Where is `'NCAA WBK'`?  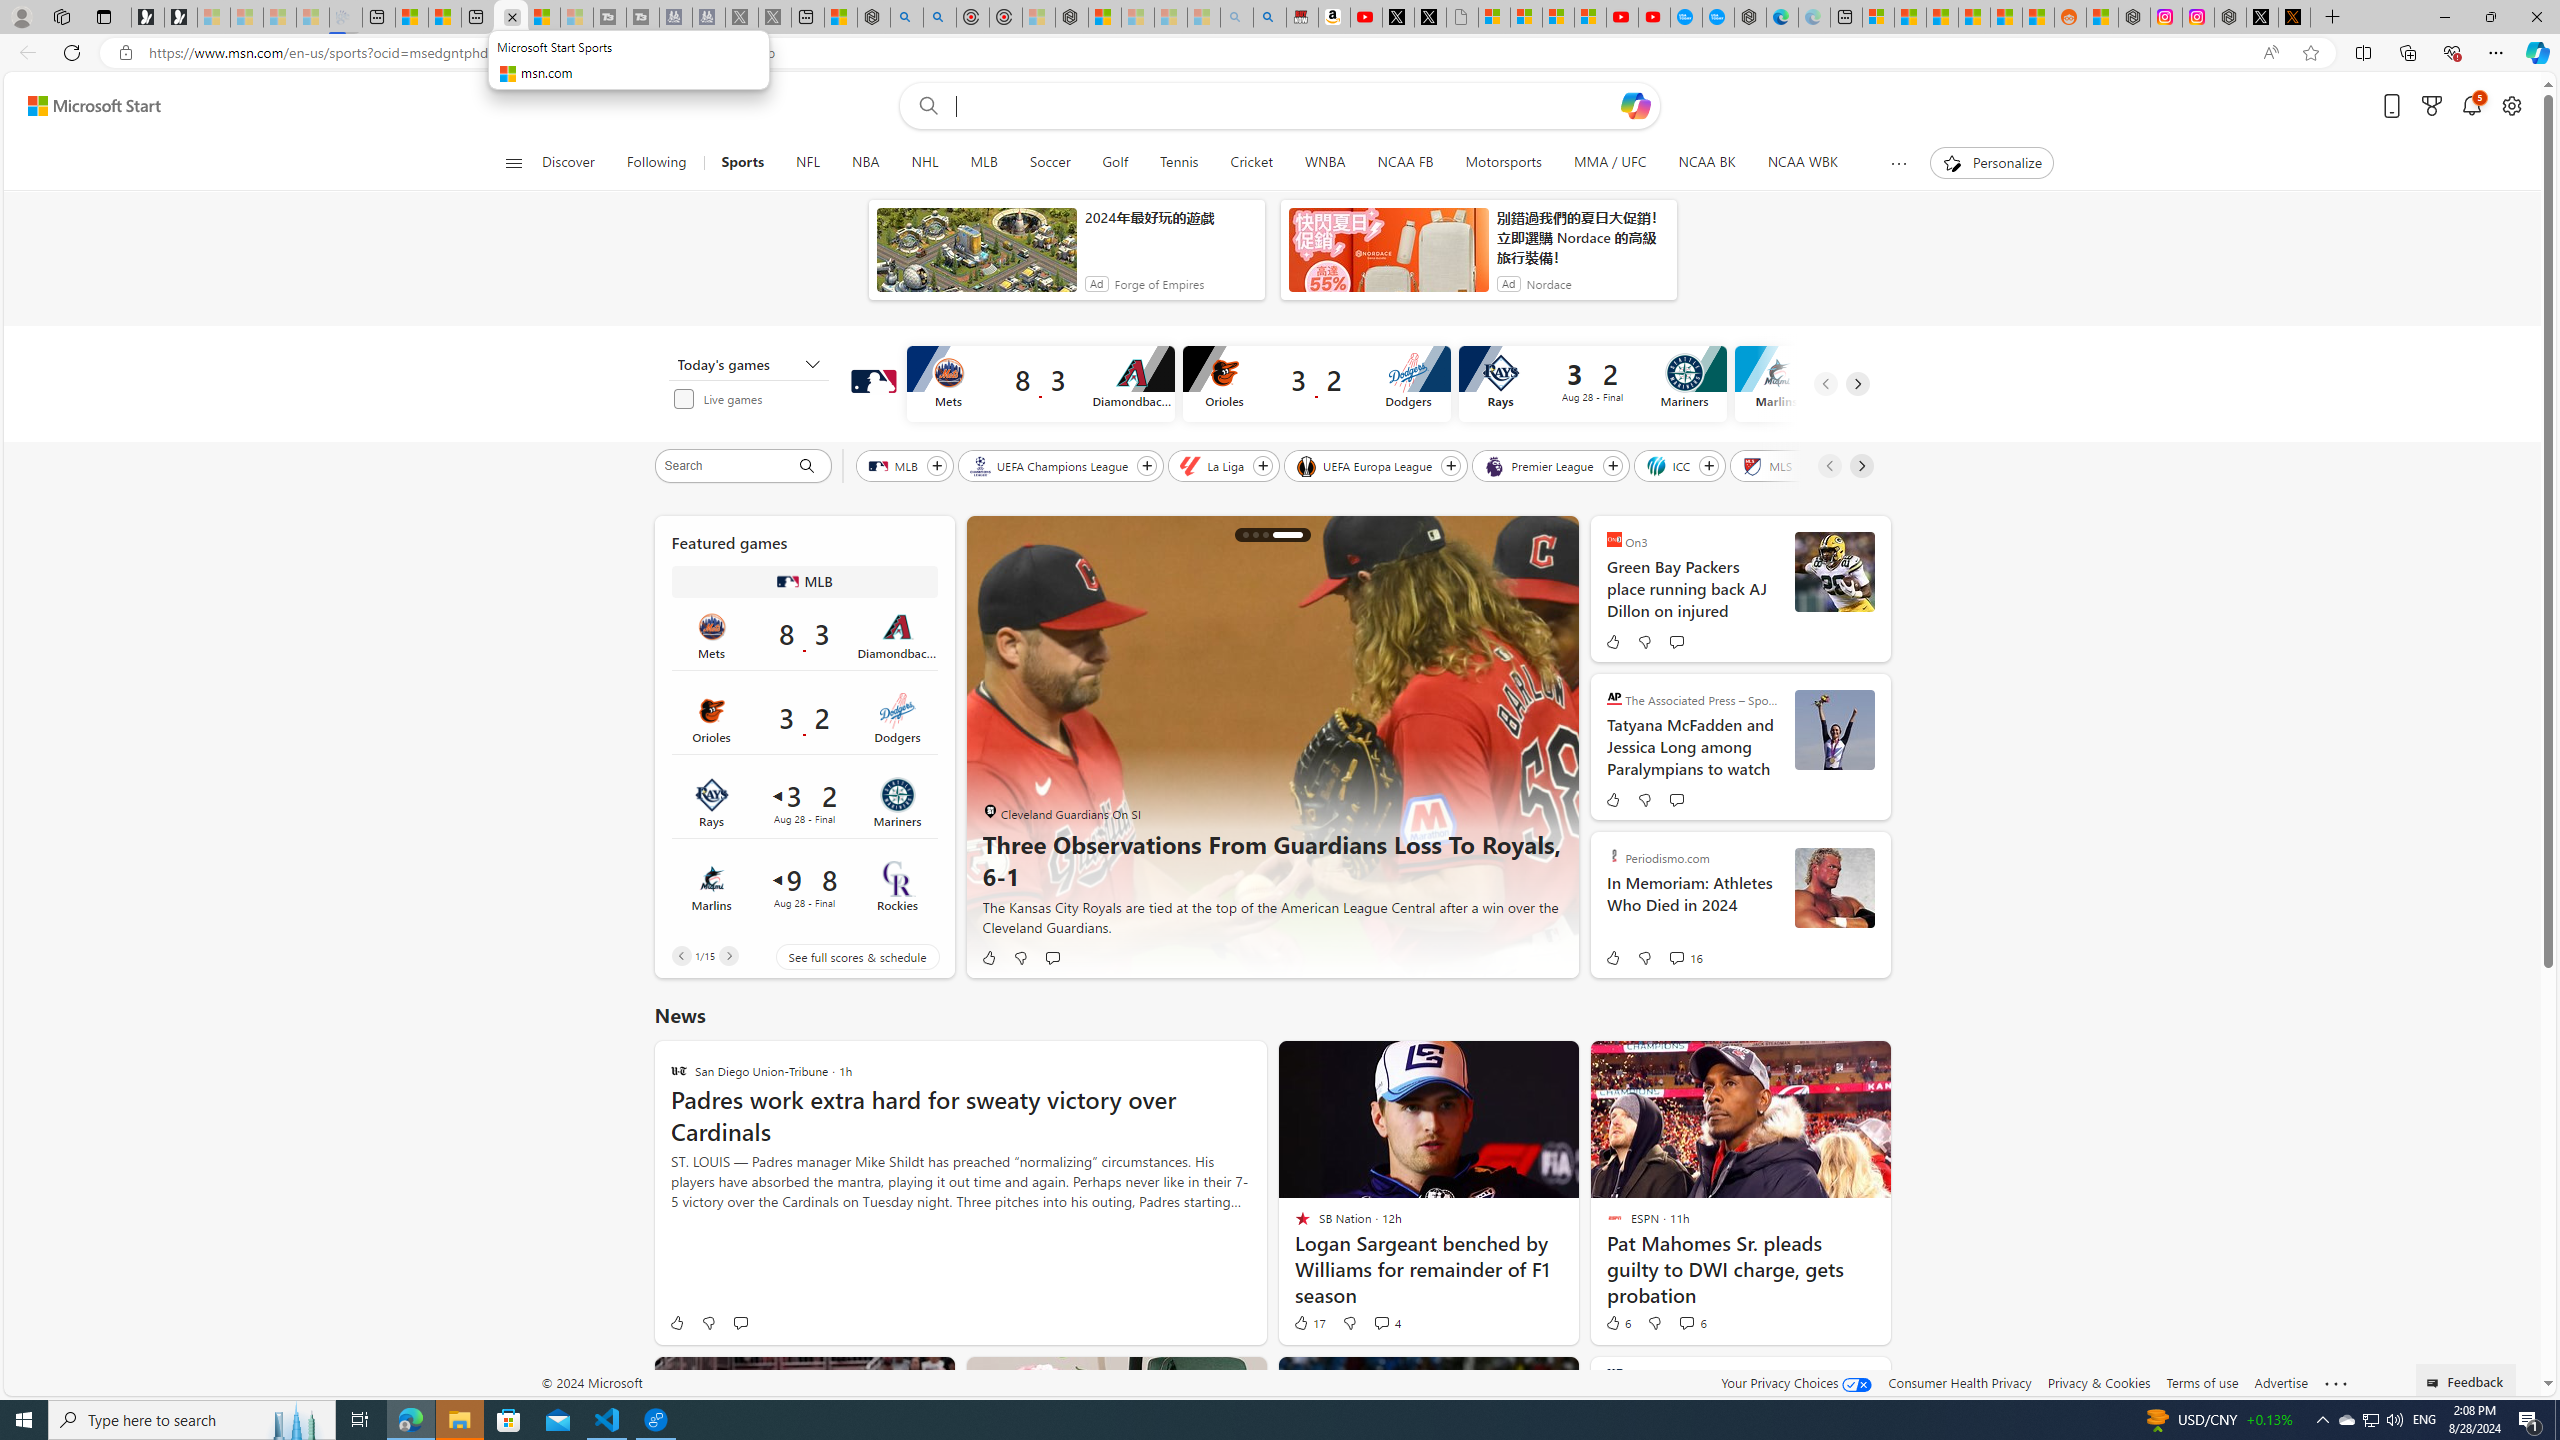
'NCAA WBK' is located at coordinates (1801, 162).